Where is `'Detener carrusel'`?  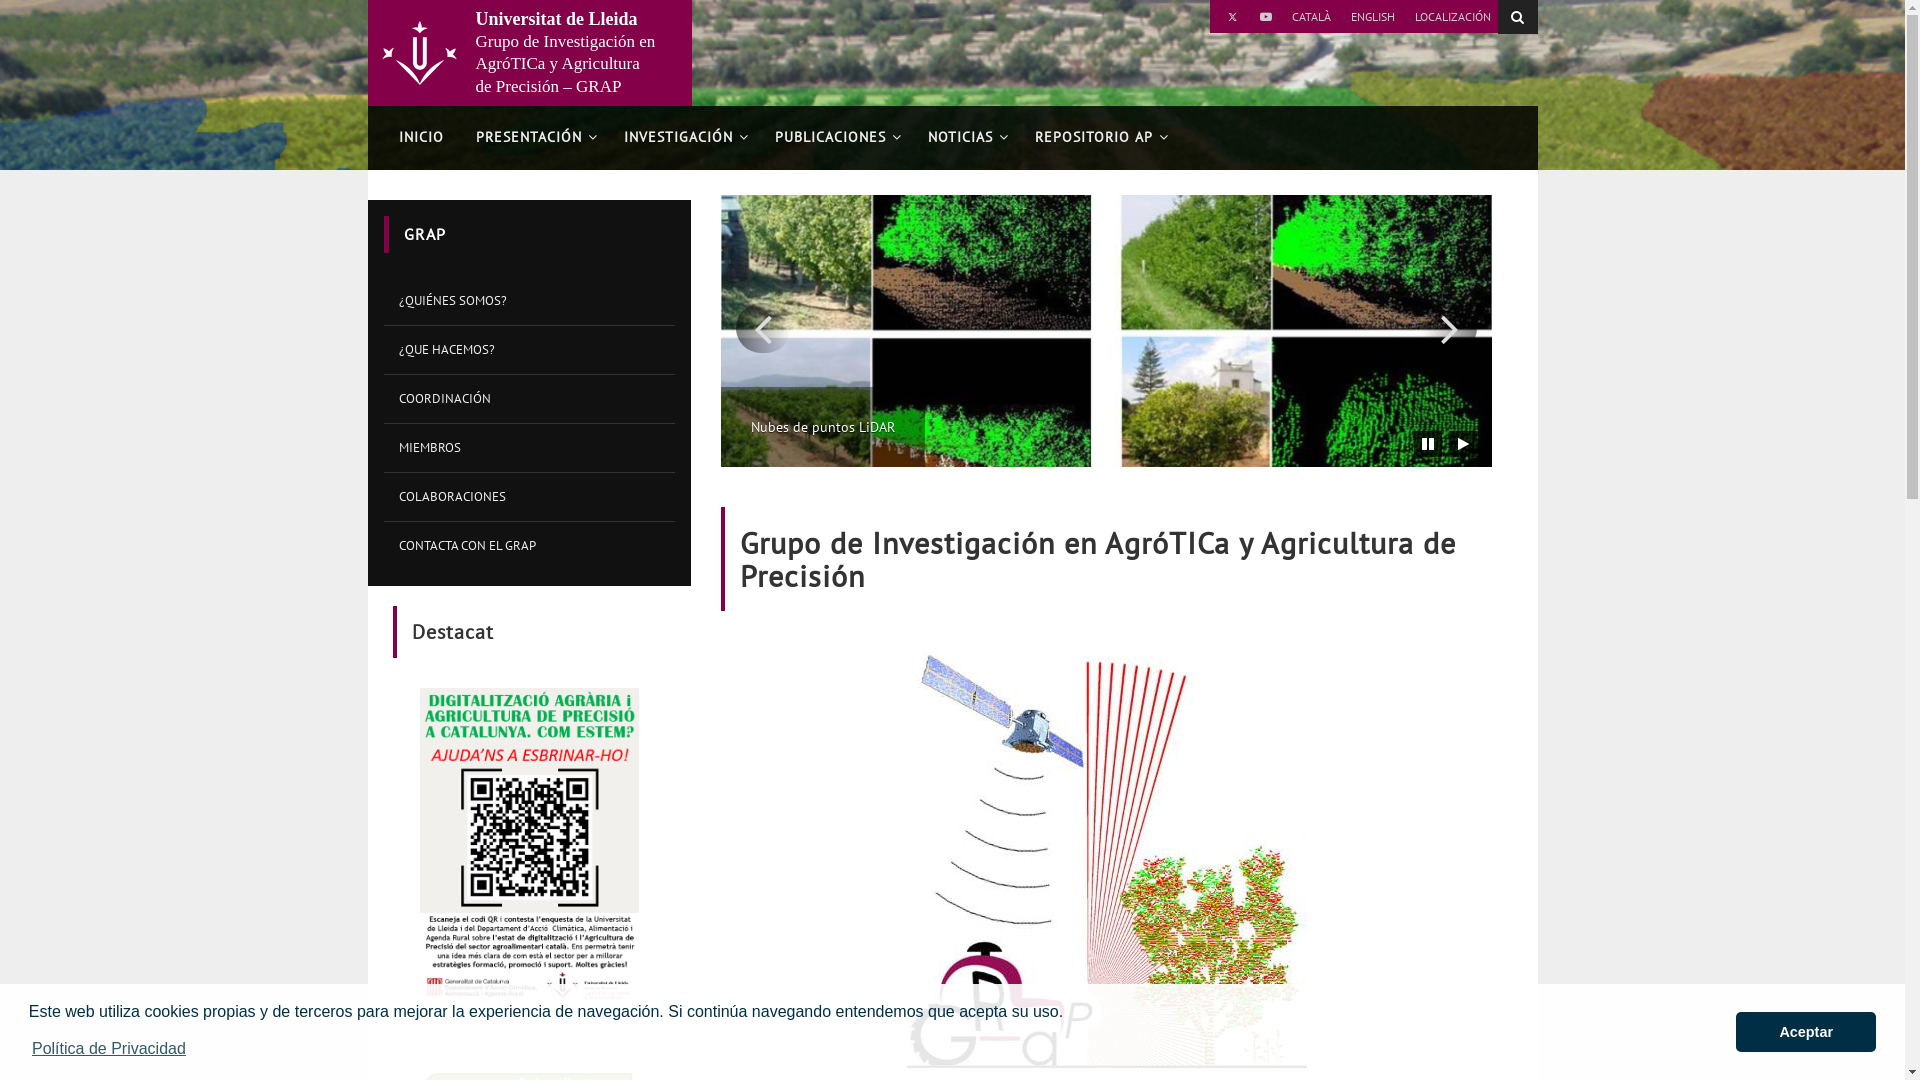 'Detener carrusel' is located at coordinates (1427, 442).